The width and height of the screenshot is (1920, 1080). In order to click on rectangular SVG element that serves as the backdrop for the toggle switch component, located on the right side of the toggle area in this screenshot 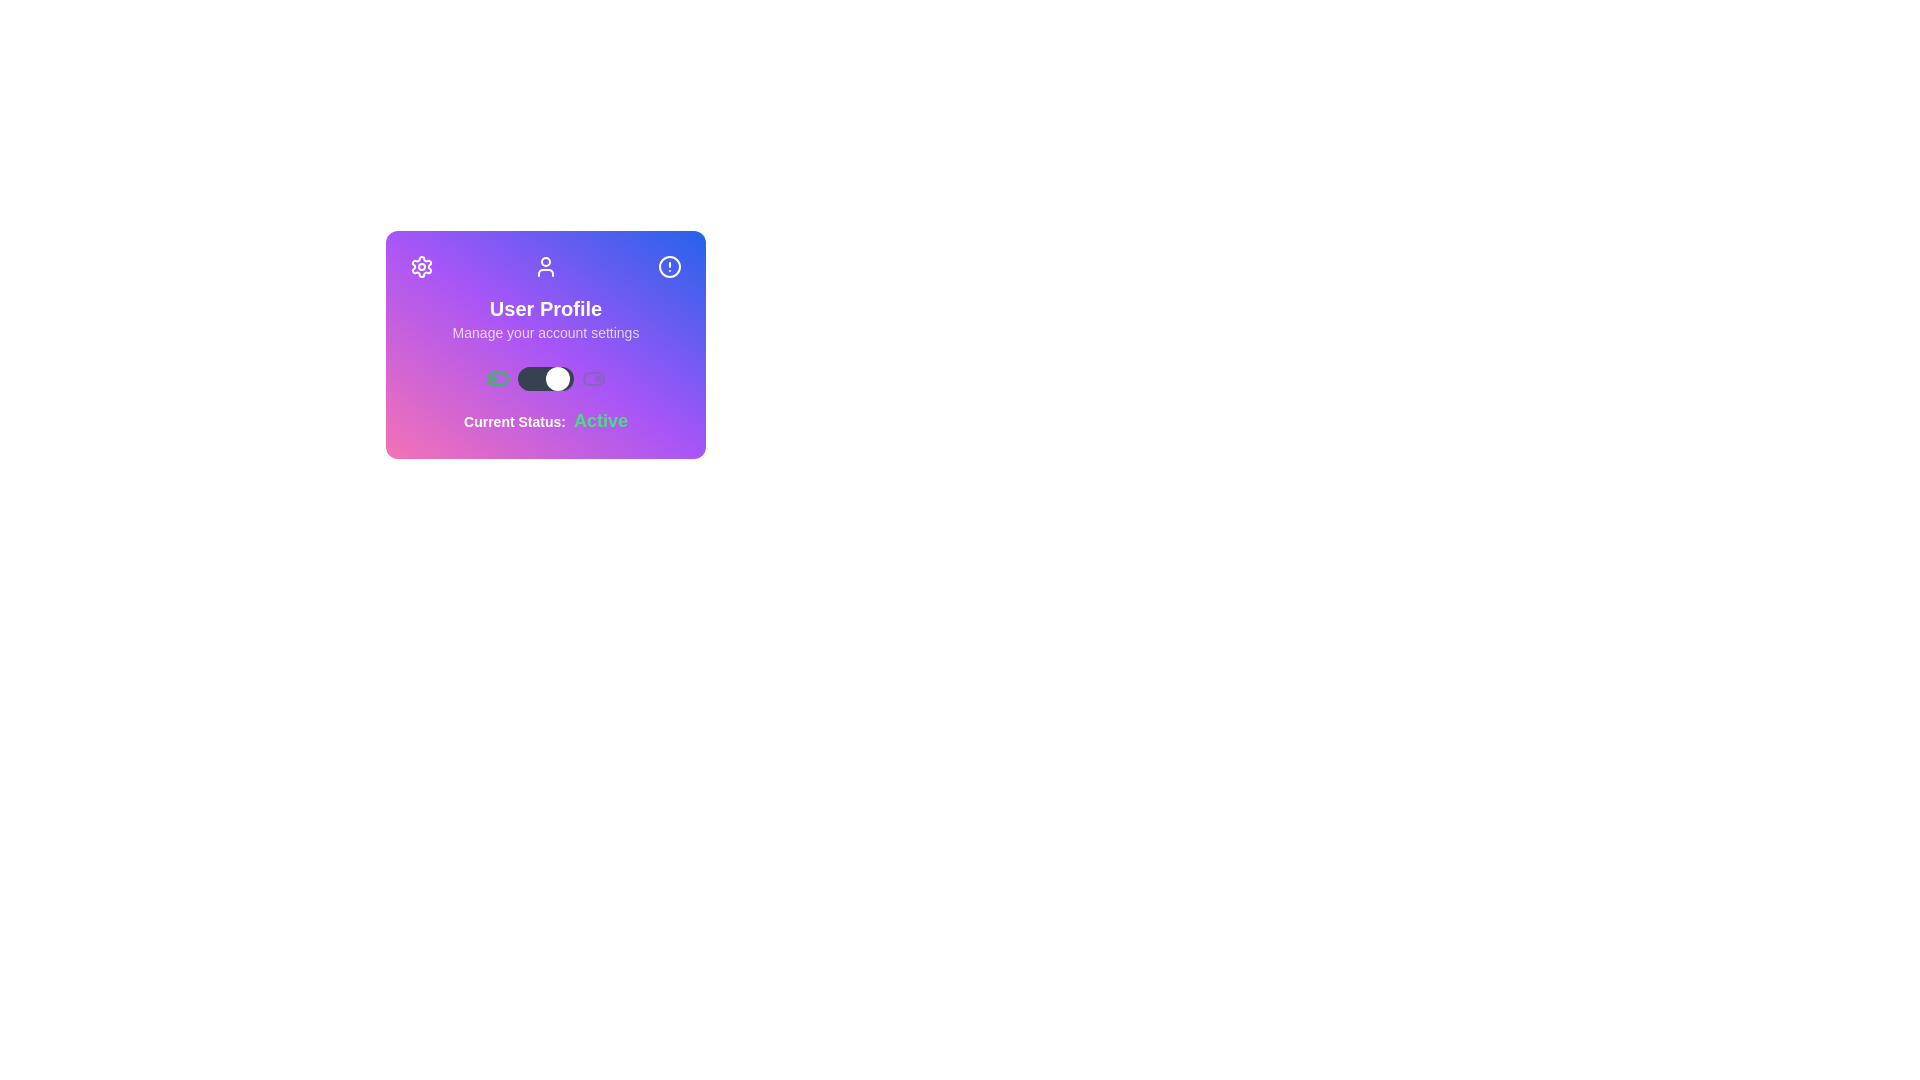, I will do `click(593, 378)`.